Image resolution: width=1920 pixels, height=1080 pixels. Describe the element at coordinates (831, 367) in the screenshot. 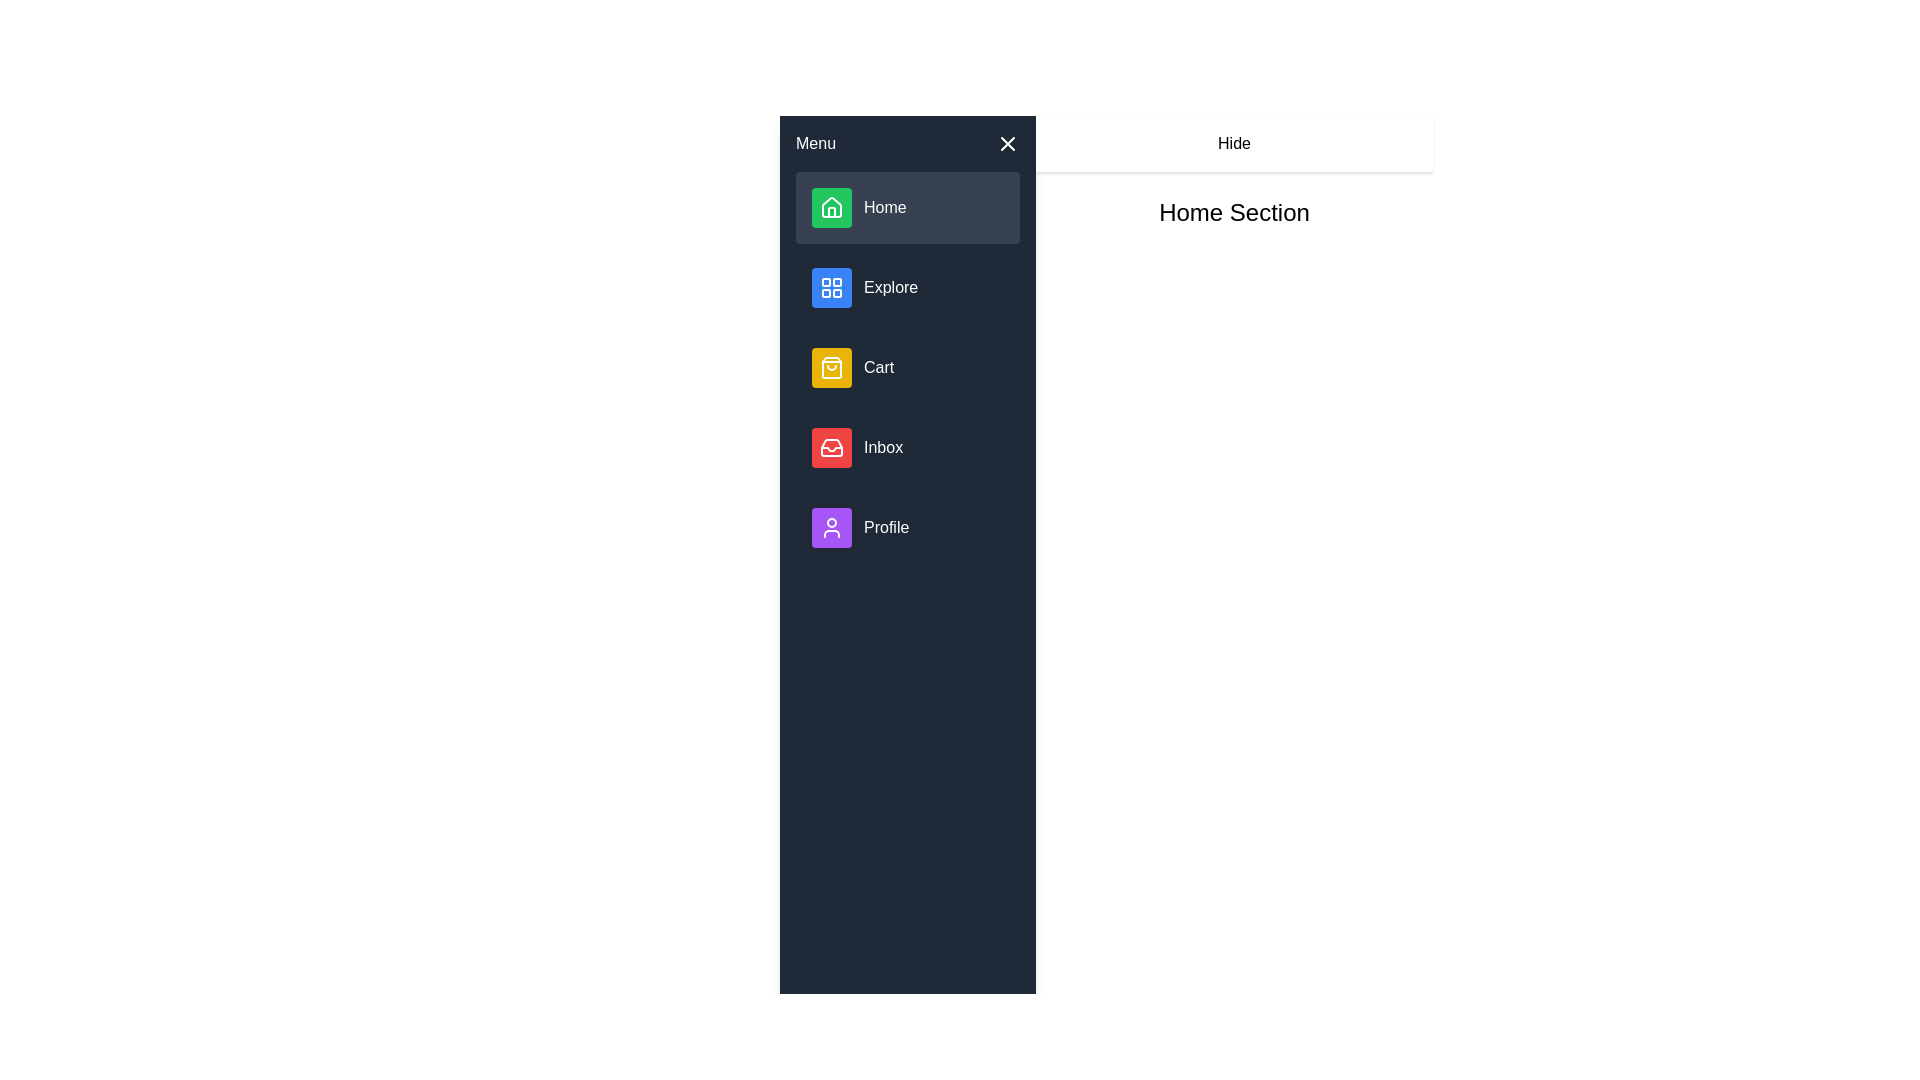

I see `SVG properties of the 'Cart' option in the vertical menu list, which is the third item from the top` at that location.